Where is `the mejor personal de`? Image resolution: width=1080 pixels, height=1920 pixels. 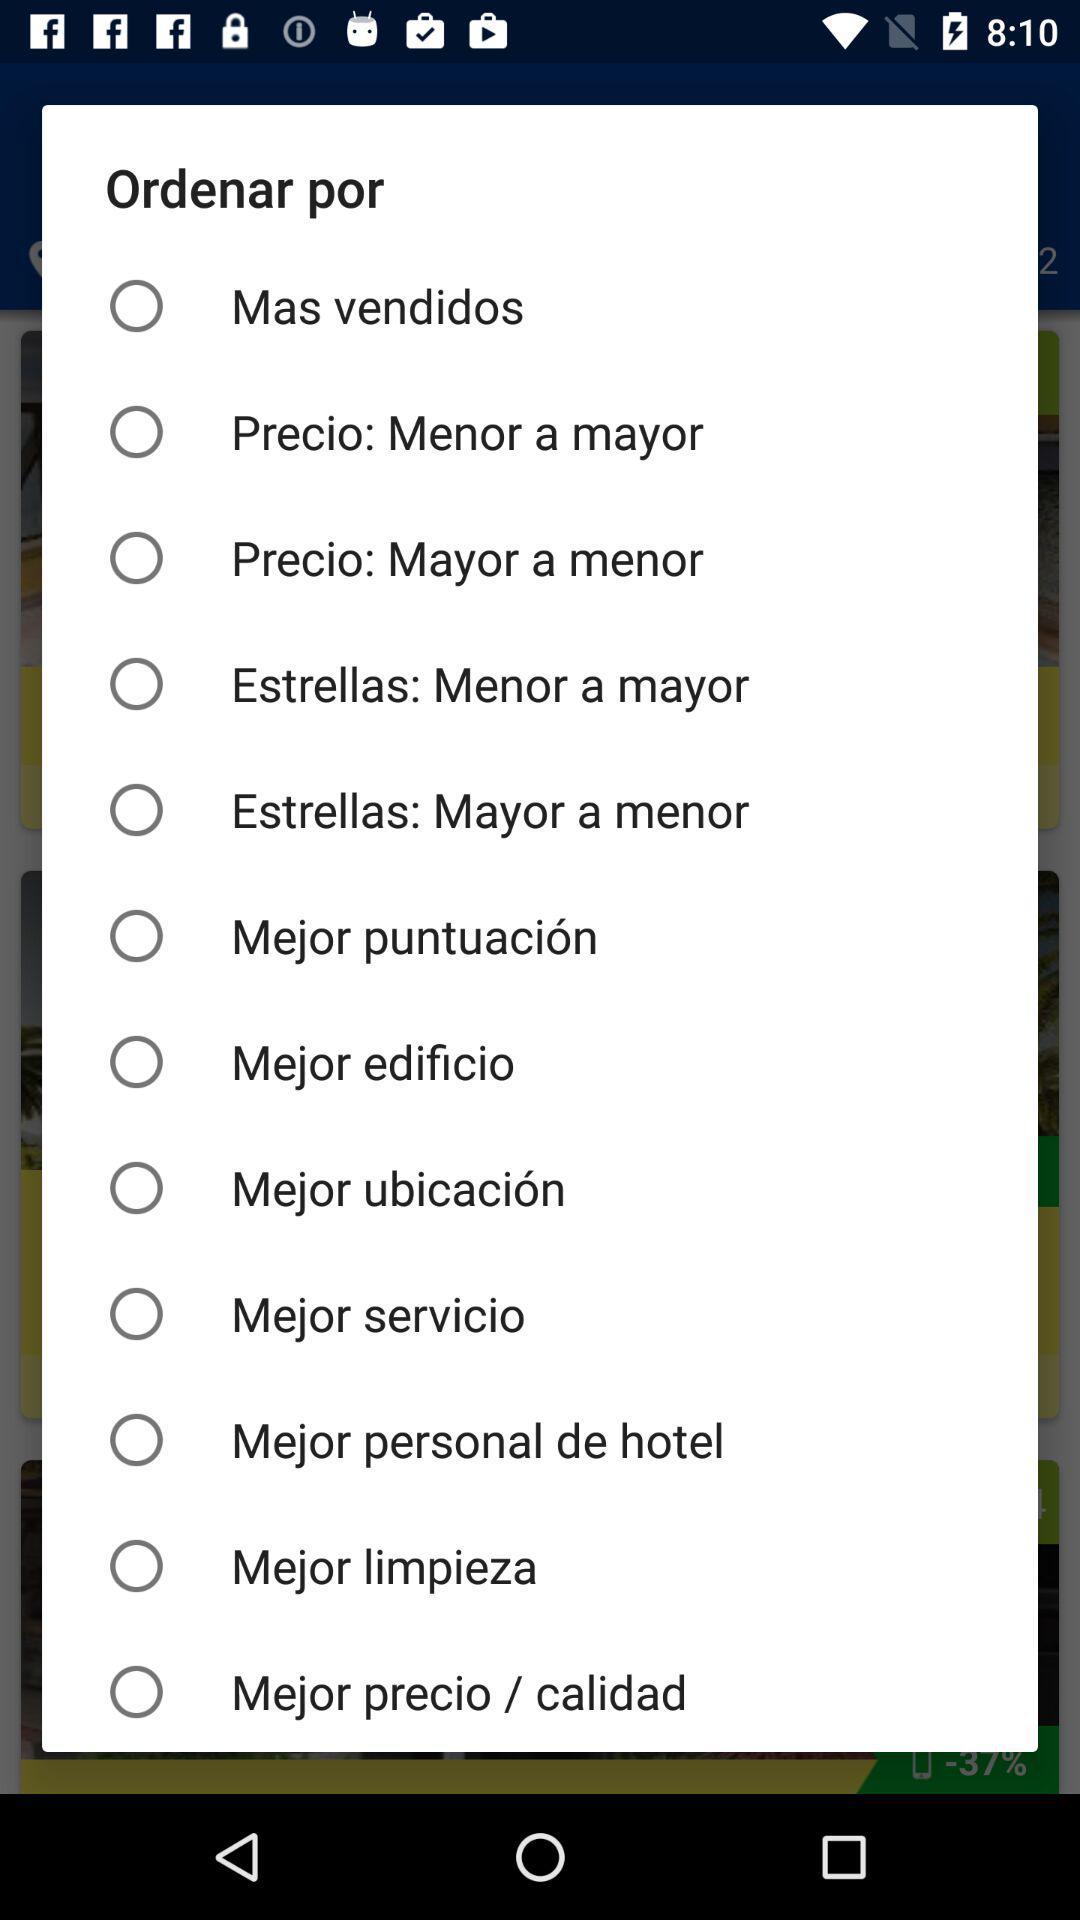 the mejor personal de is located at coordinates (540, 1440).